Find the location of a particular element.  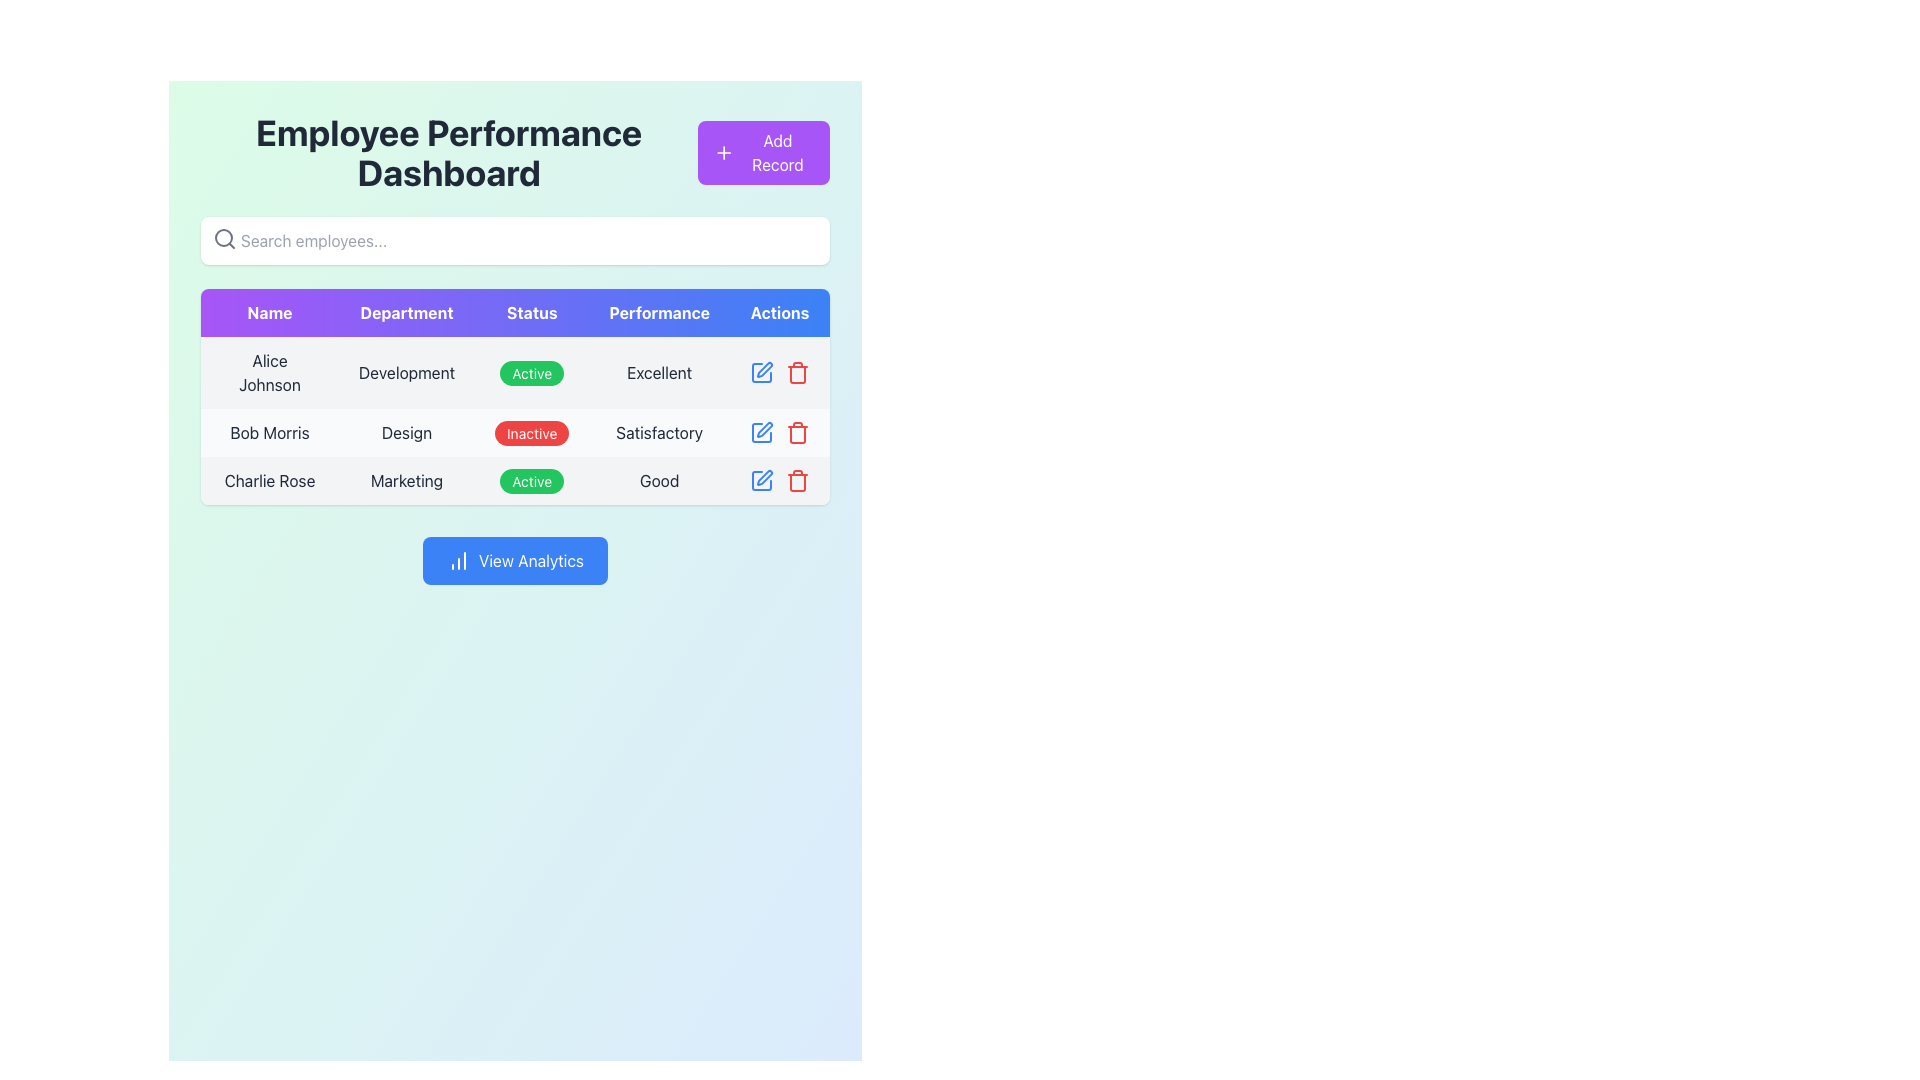

the Table Header Row element that indicates the column categories for the rows underneath is located at coordinates (515, 312).